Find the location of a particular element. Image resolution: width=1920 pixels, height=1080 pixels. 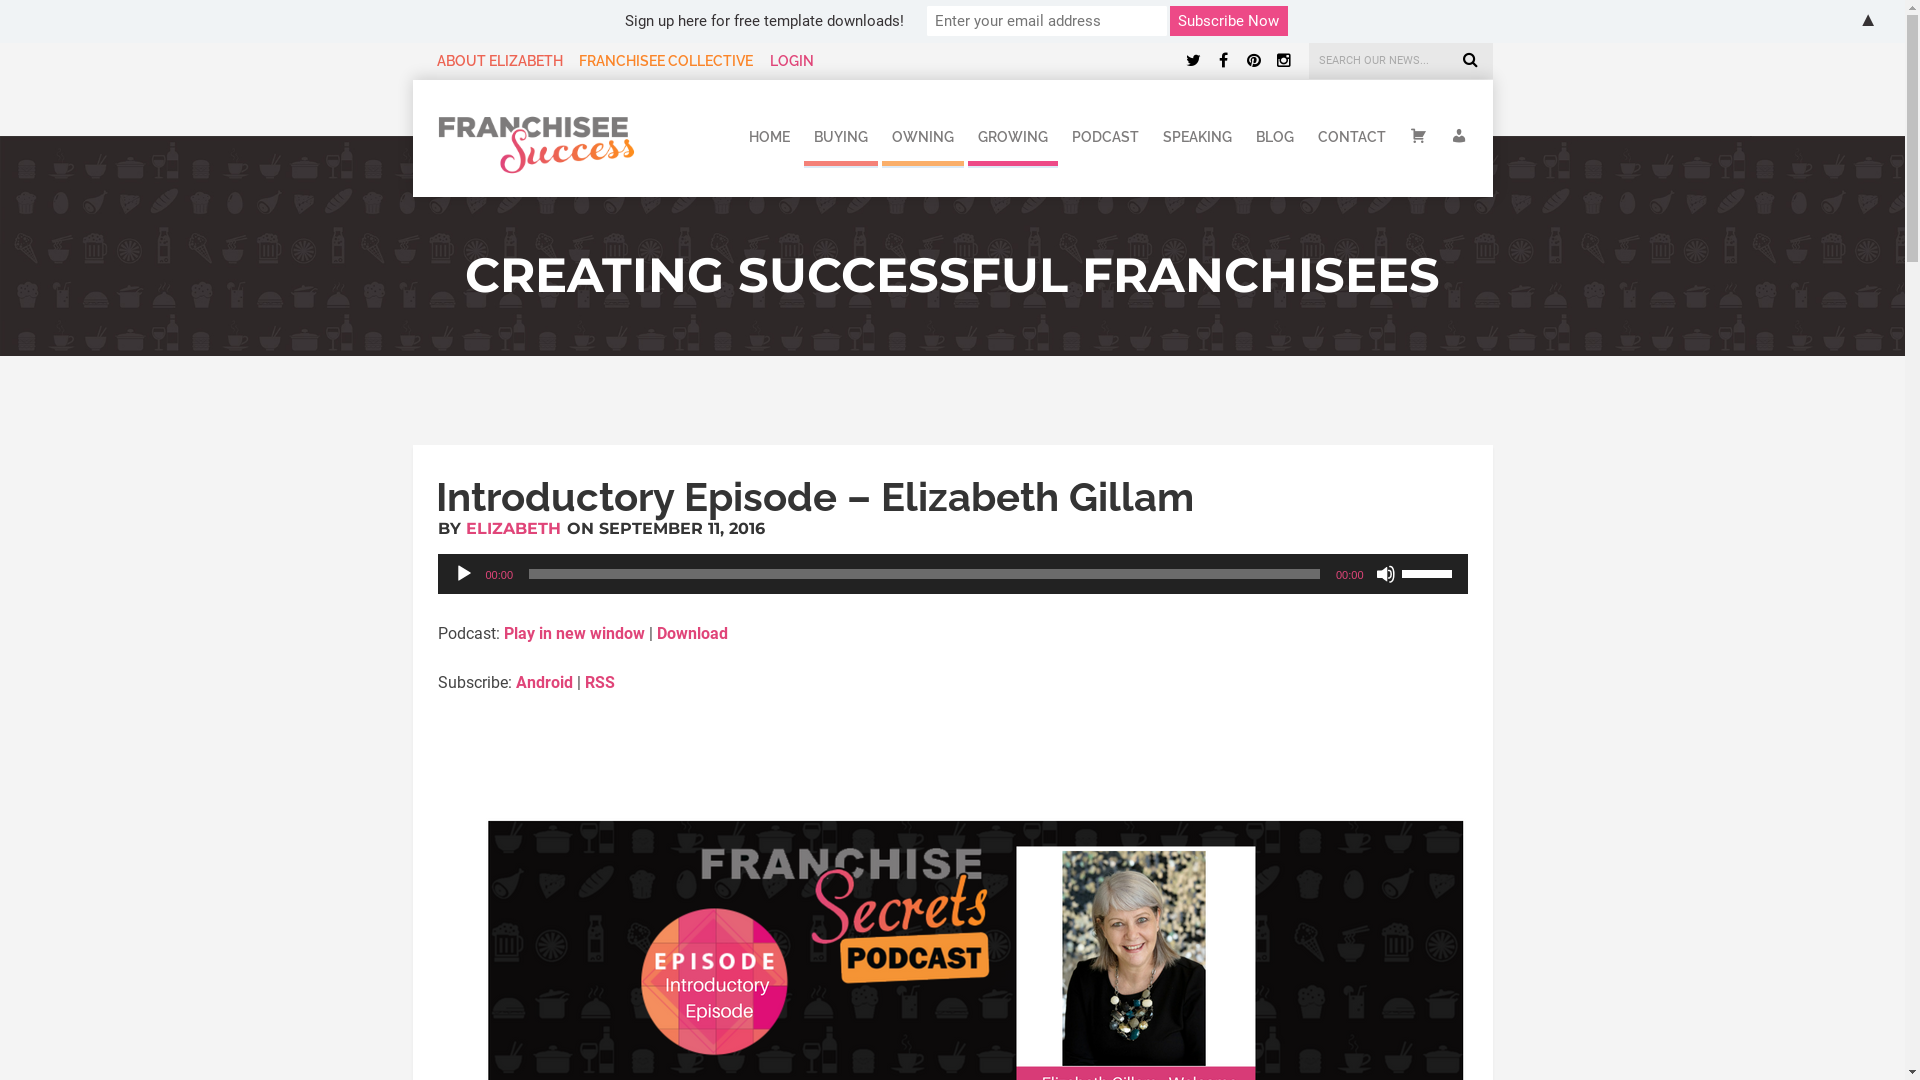

'Facebook' is located at coordinates (1207, 60).